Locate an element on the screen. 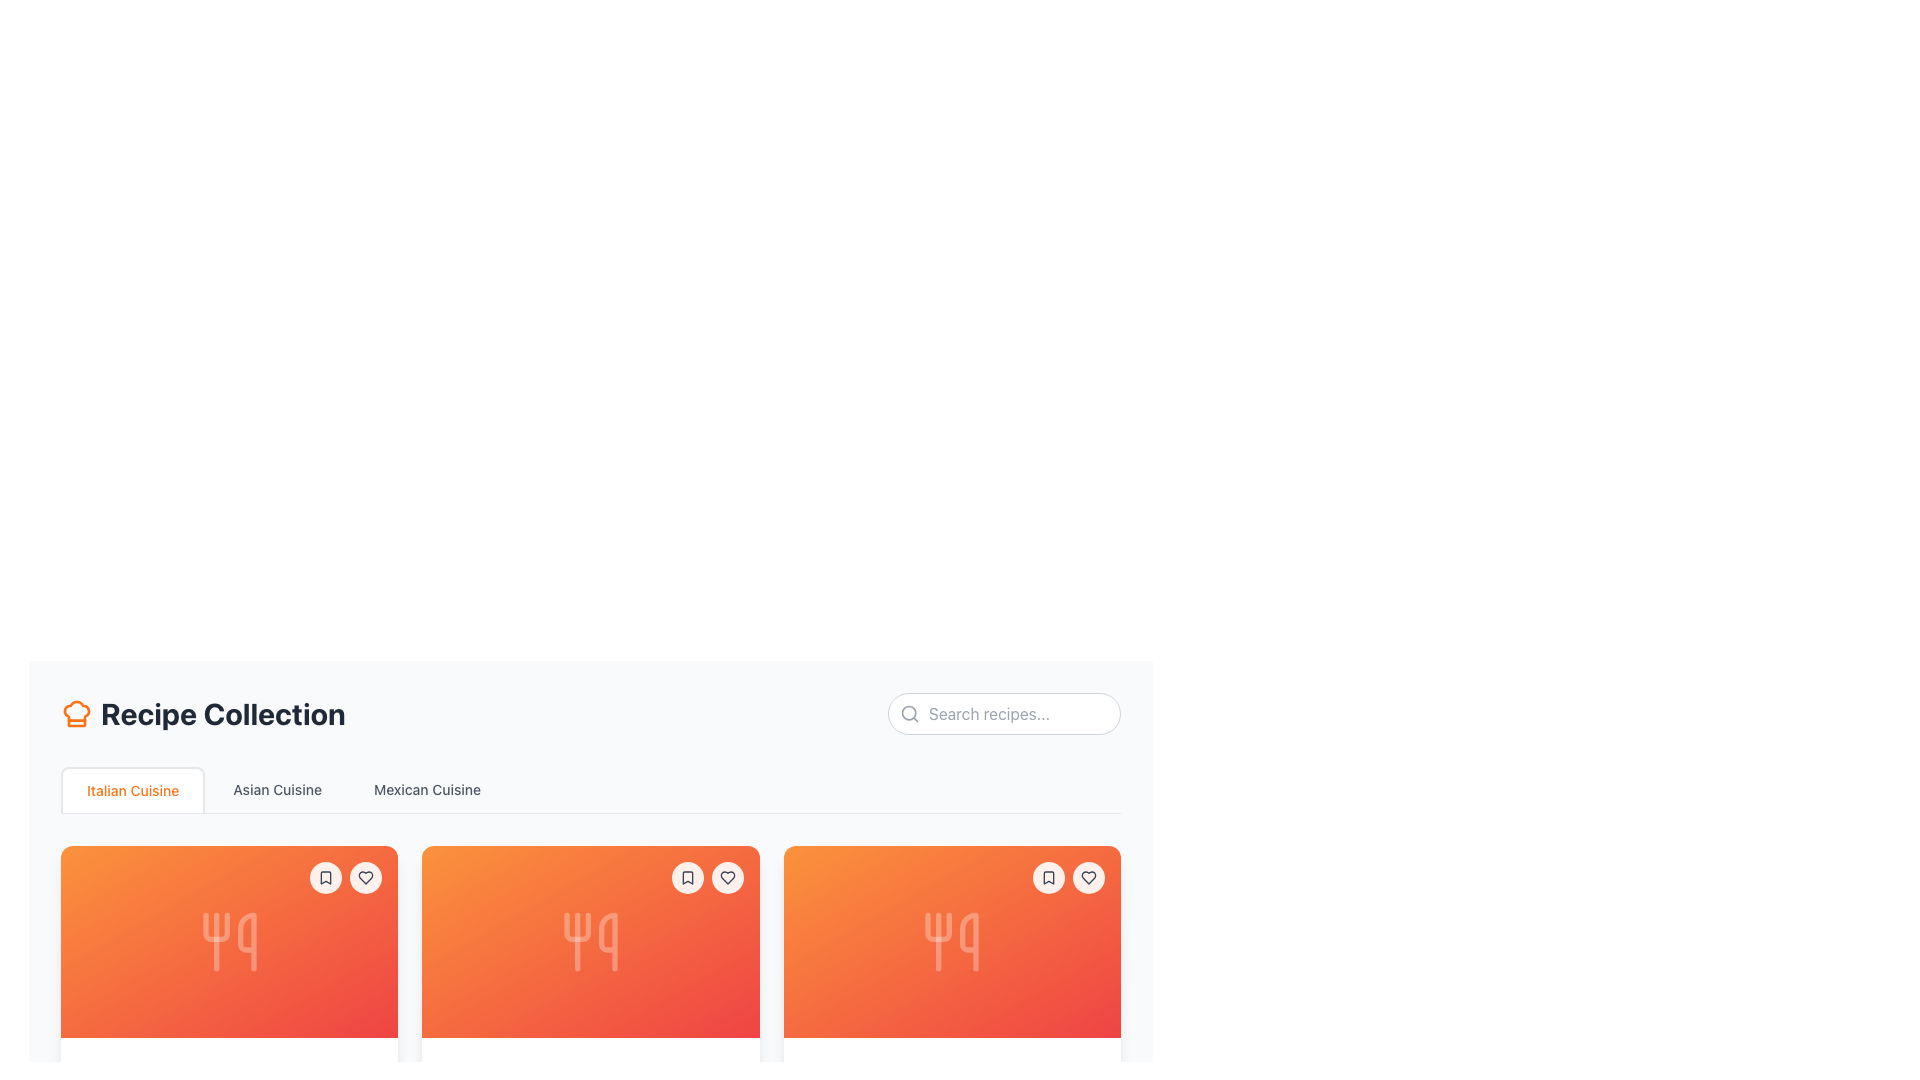  the heart-shaped icon located in the top-right corner of the first card under the Italian Cuisine section is located at coordinates (726, 877).